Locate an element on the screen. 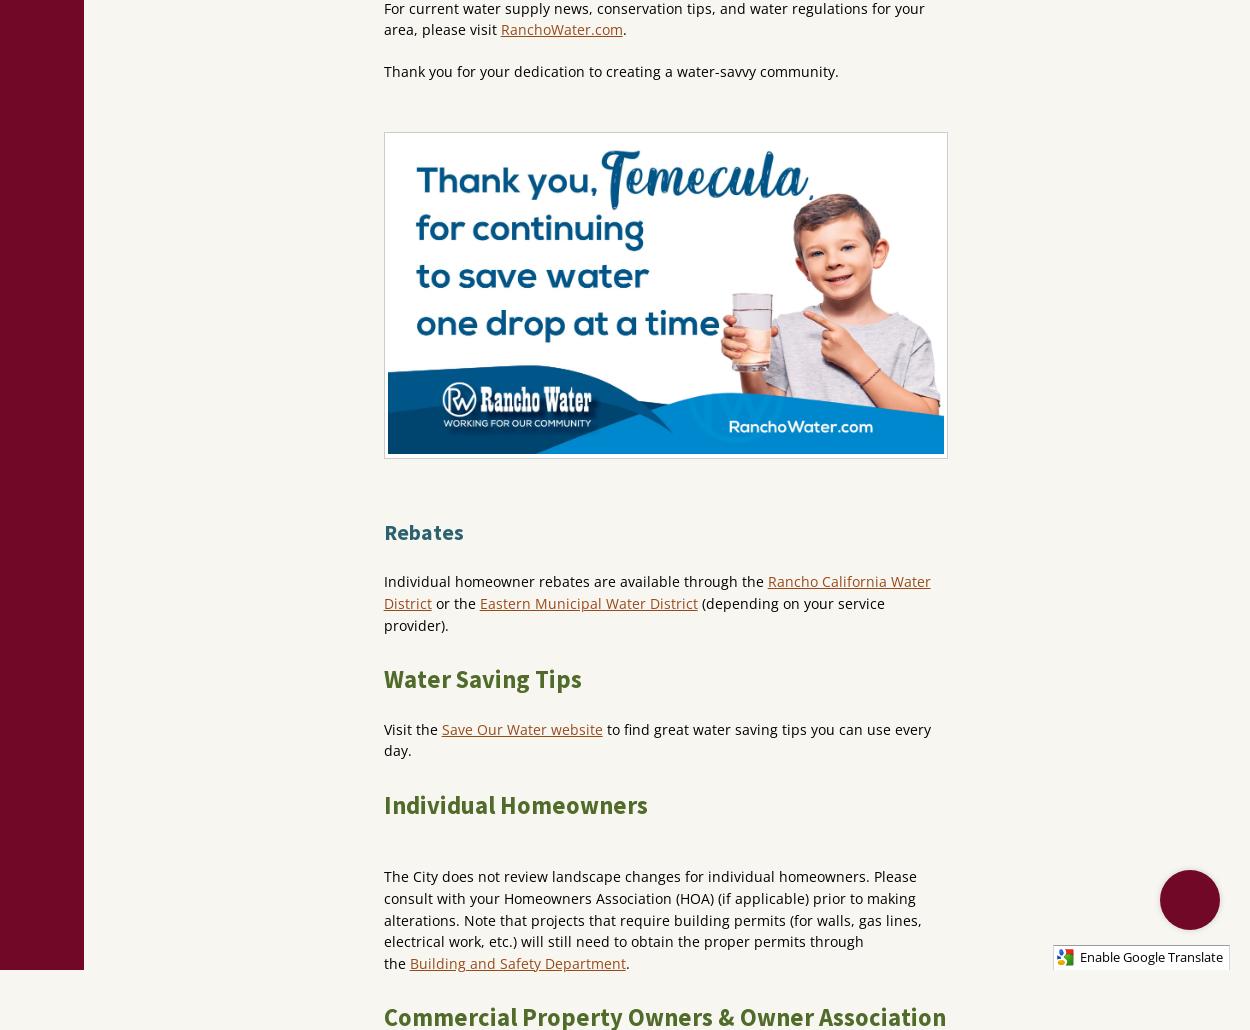 The image size is (1250, 1030). 'Save Our Water website' is located at coordinates (521, 728).